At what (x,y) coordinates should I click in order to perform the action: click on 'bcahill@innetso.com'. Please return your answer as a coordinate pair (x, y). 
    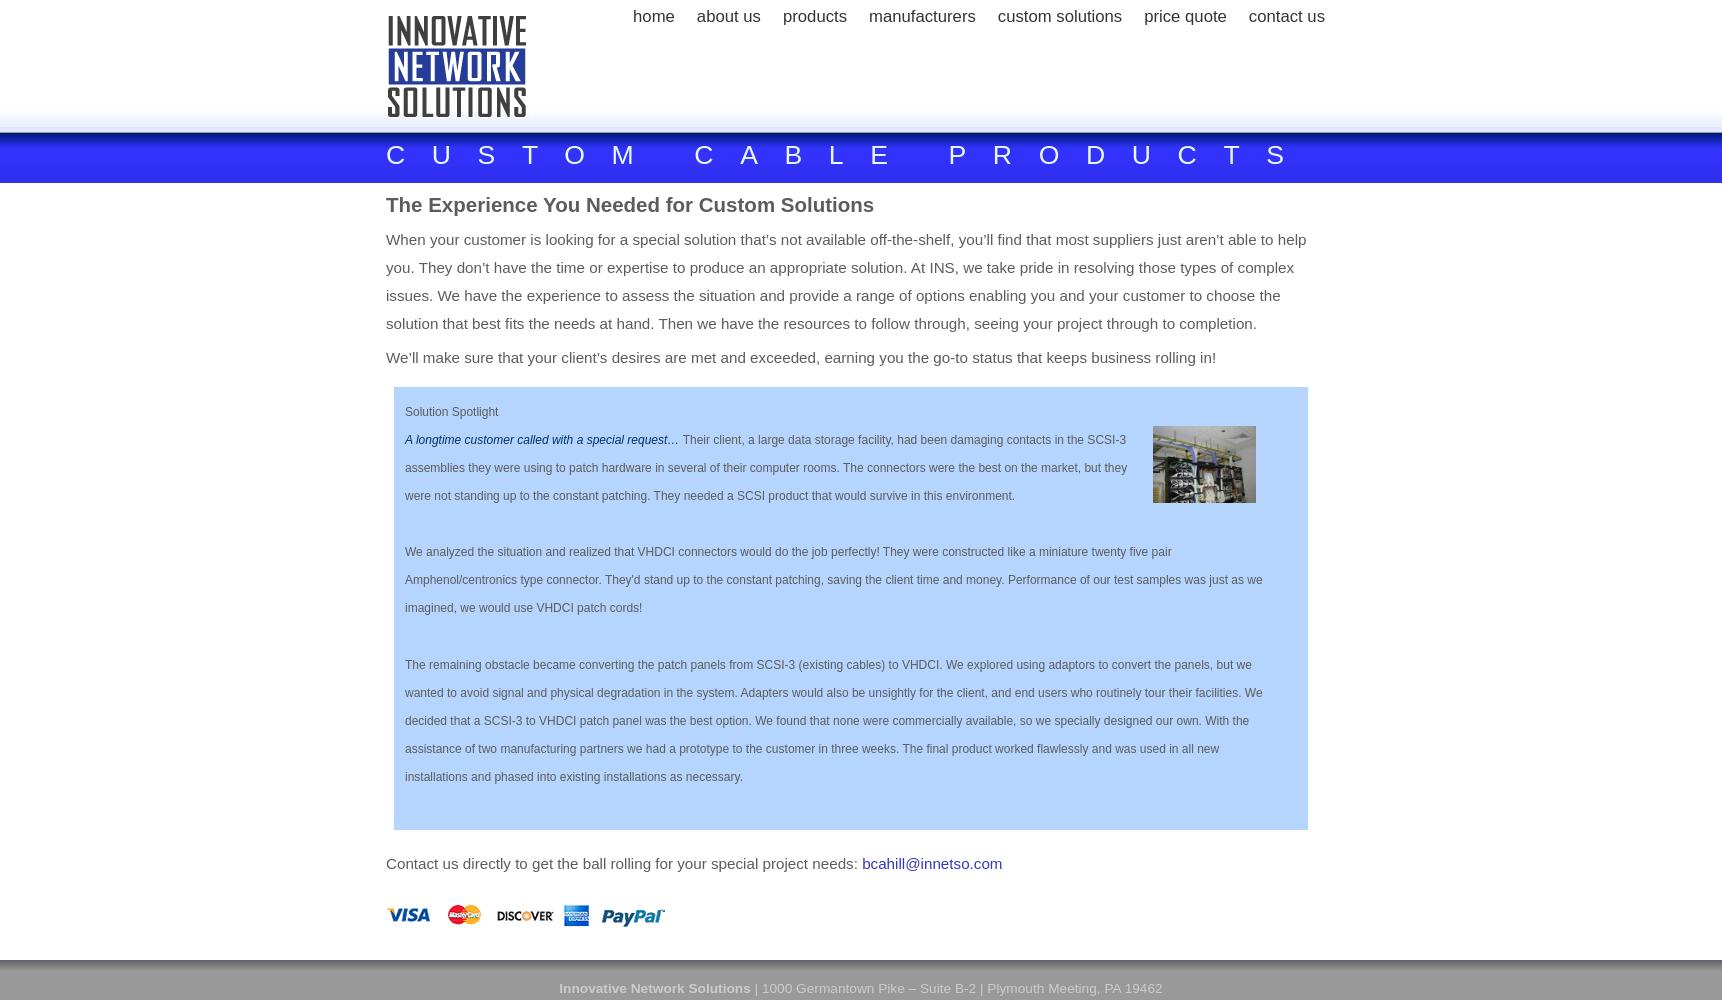
    Looking at the image, I should click on (930, 862).